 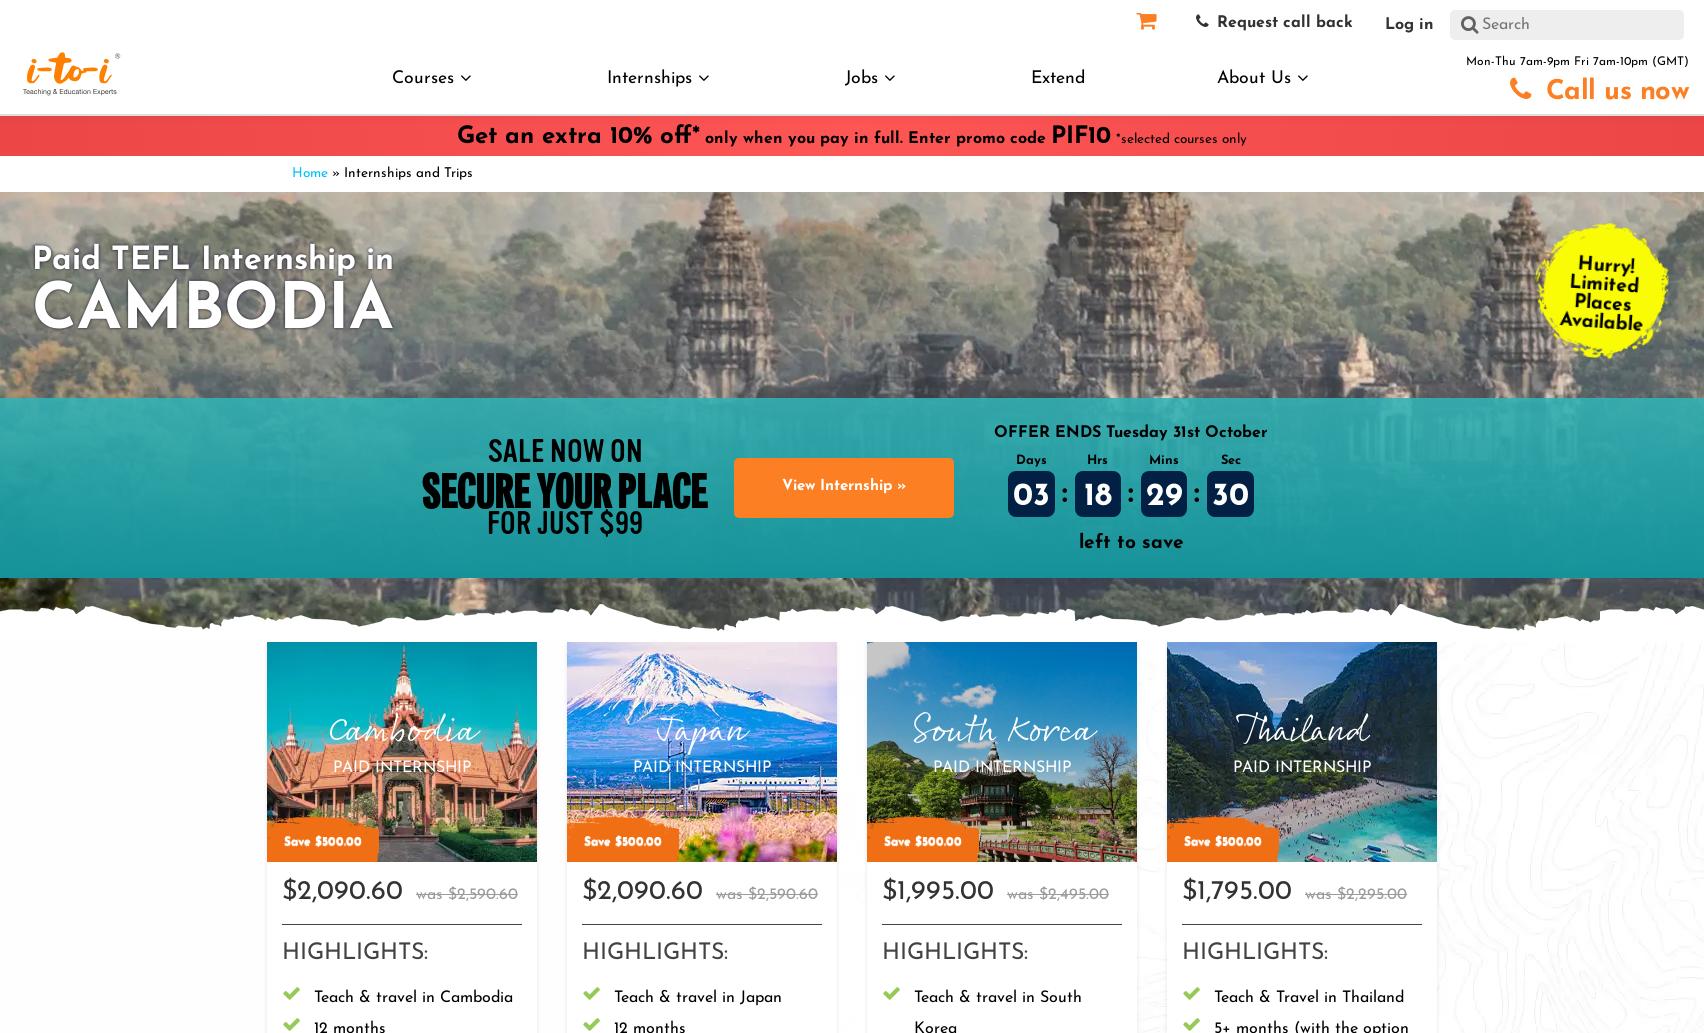 What do you see at coordinates (1058, 893) in the screenshot?
I see `'was $2,495.00'` at bounding box center [1058, 893].